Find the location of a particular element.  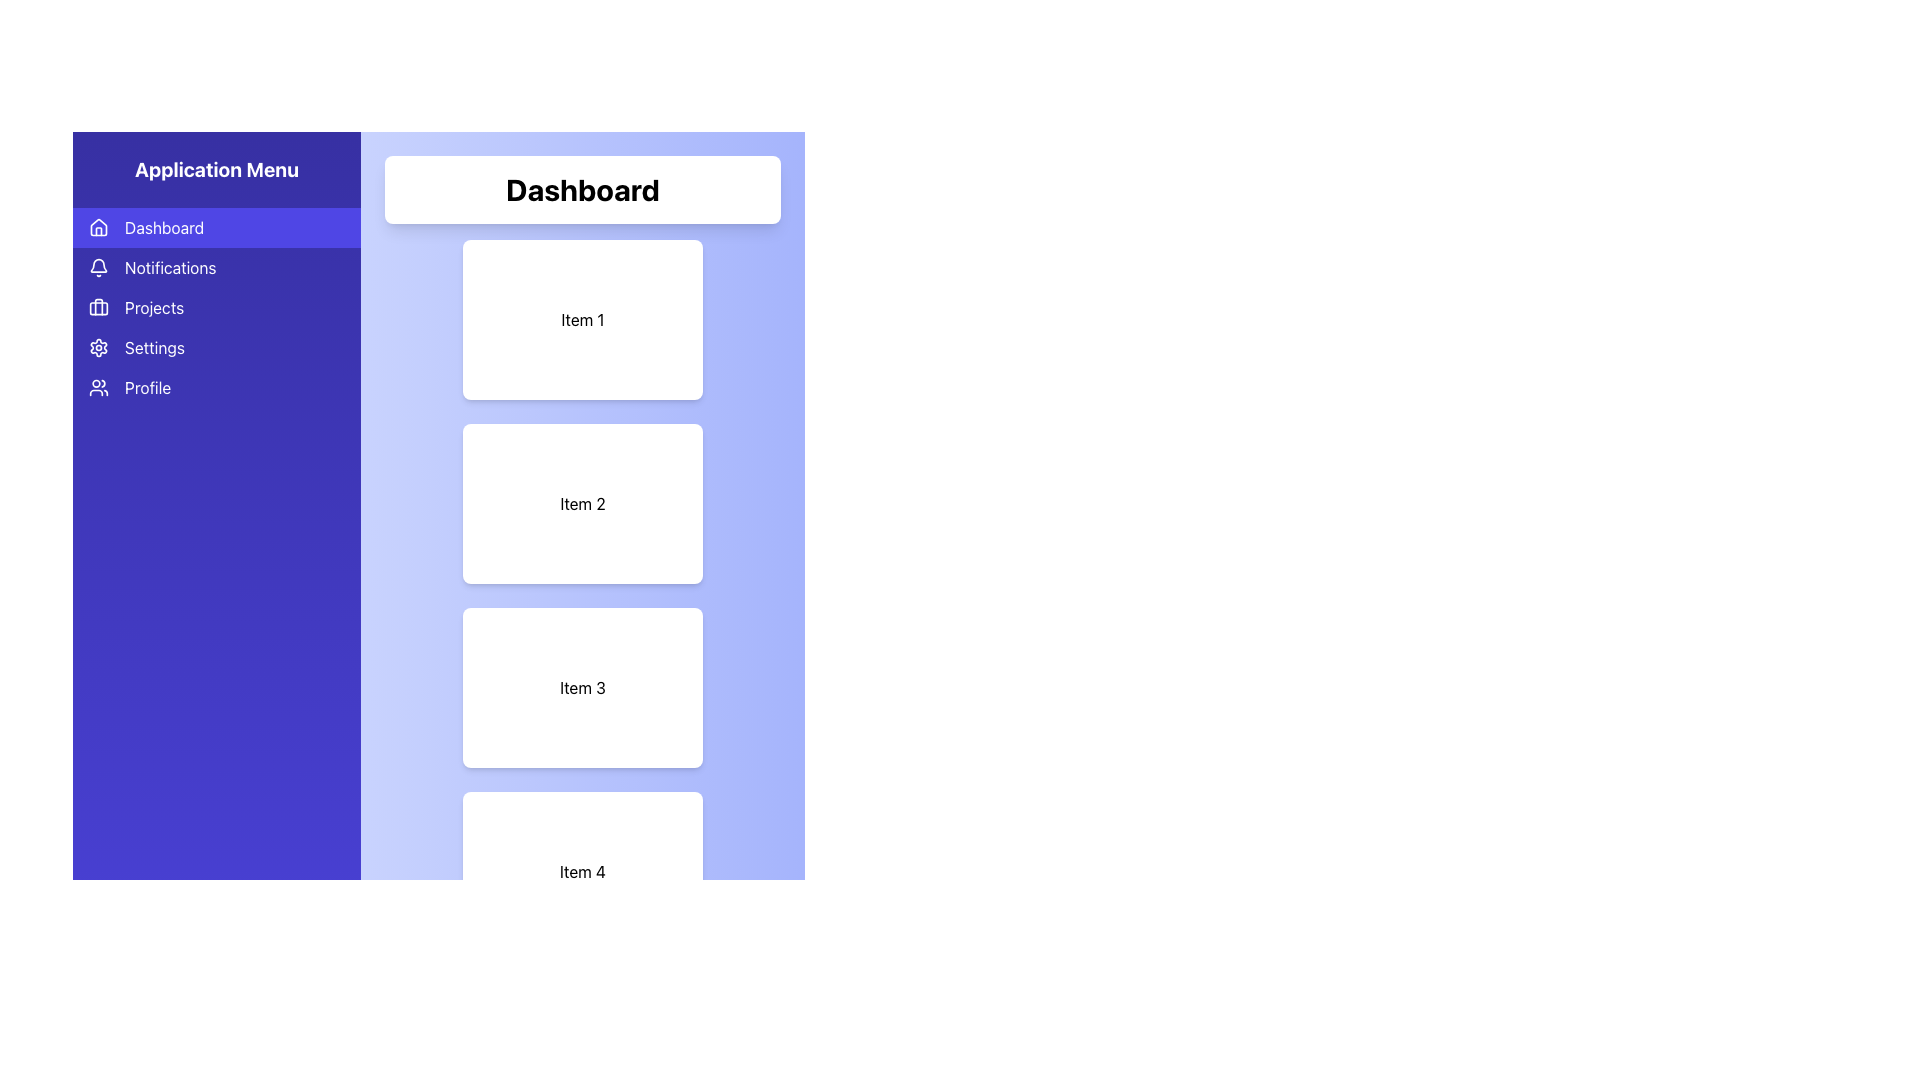

the settings icon located in the fourth row of the sidebar navigation list is located at coordinates (98, 346).